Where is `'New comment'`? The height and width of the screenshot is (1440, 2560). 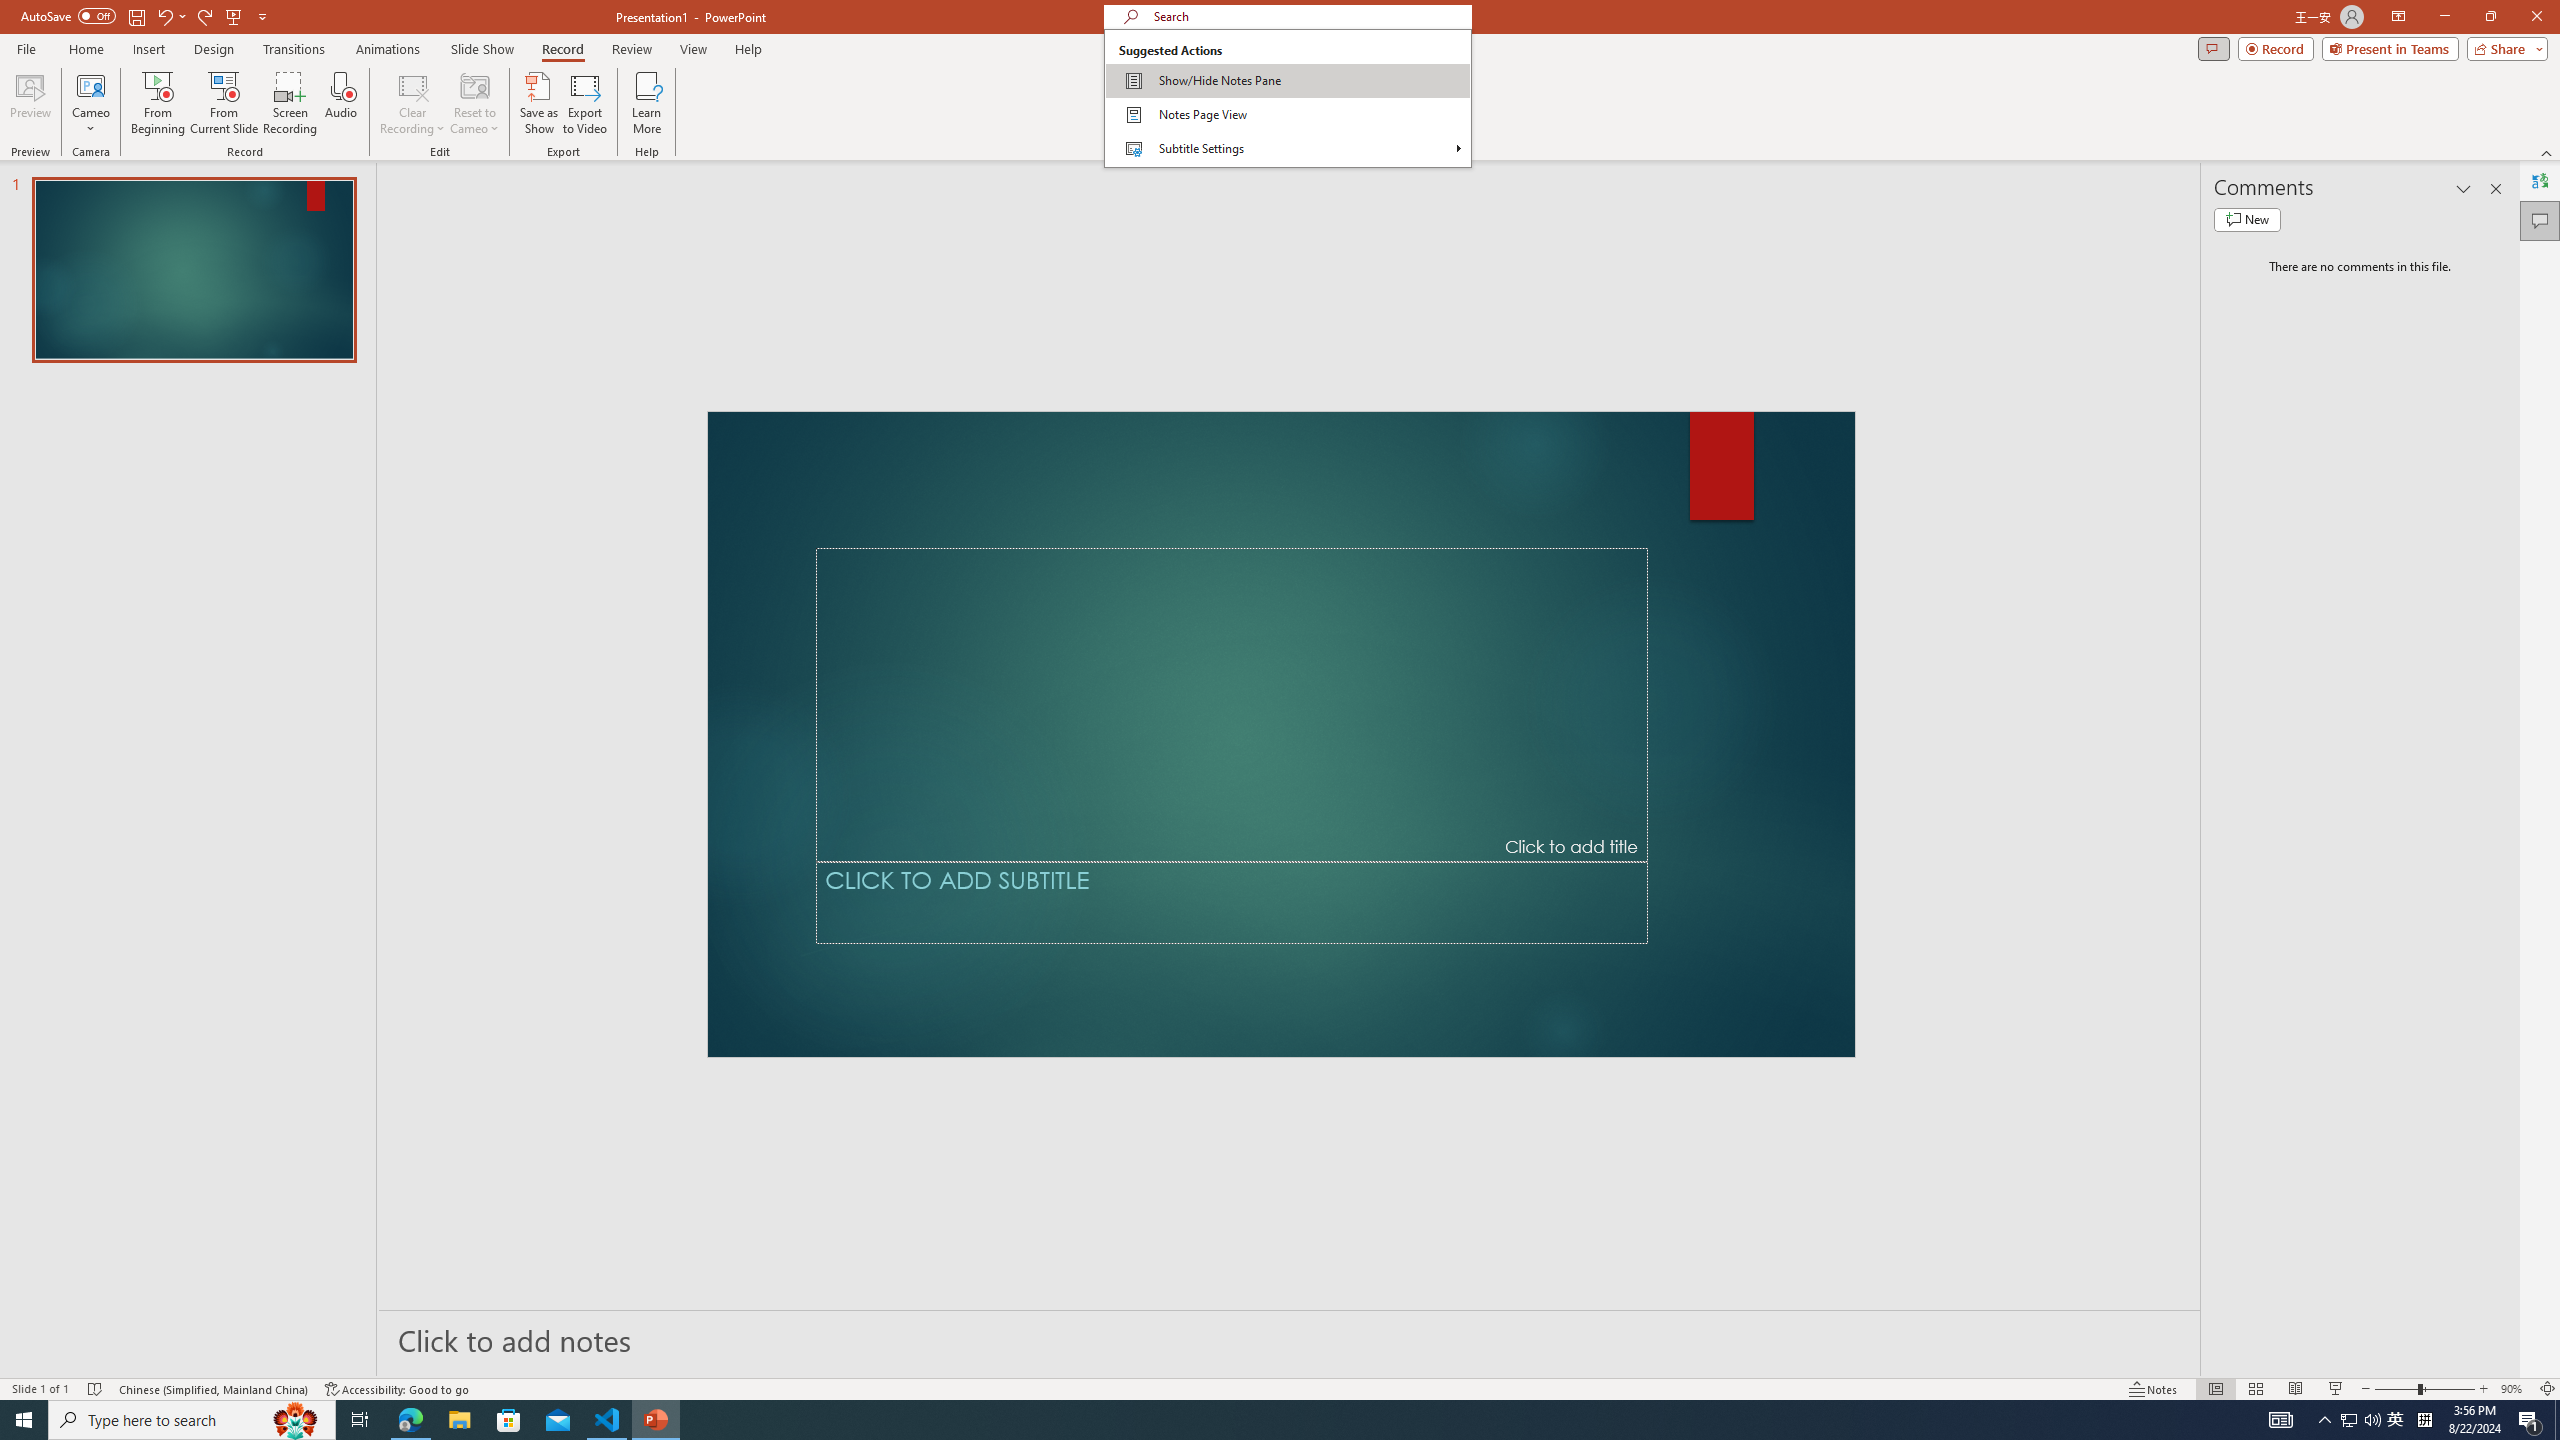
'New comment' is located at coordinates (2246, 218).